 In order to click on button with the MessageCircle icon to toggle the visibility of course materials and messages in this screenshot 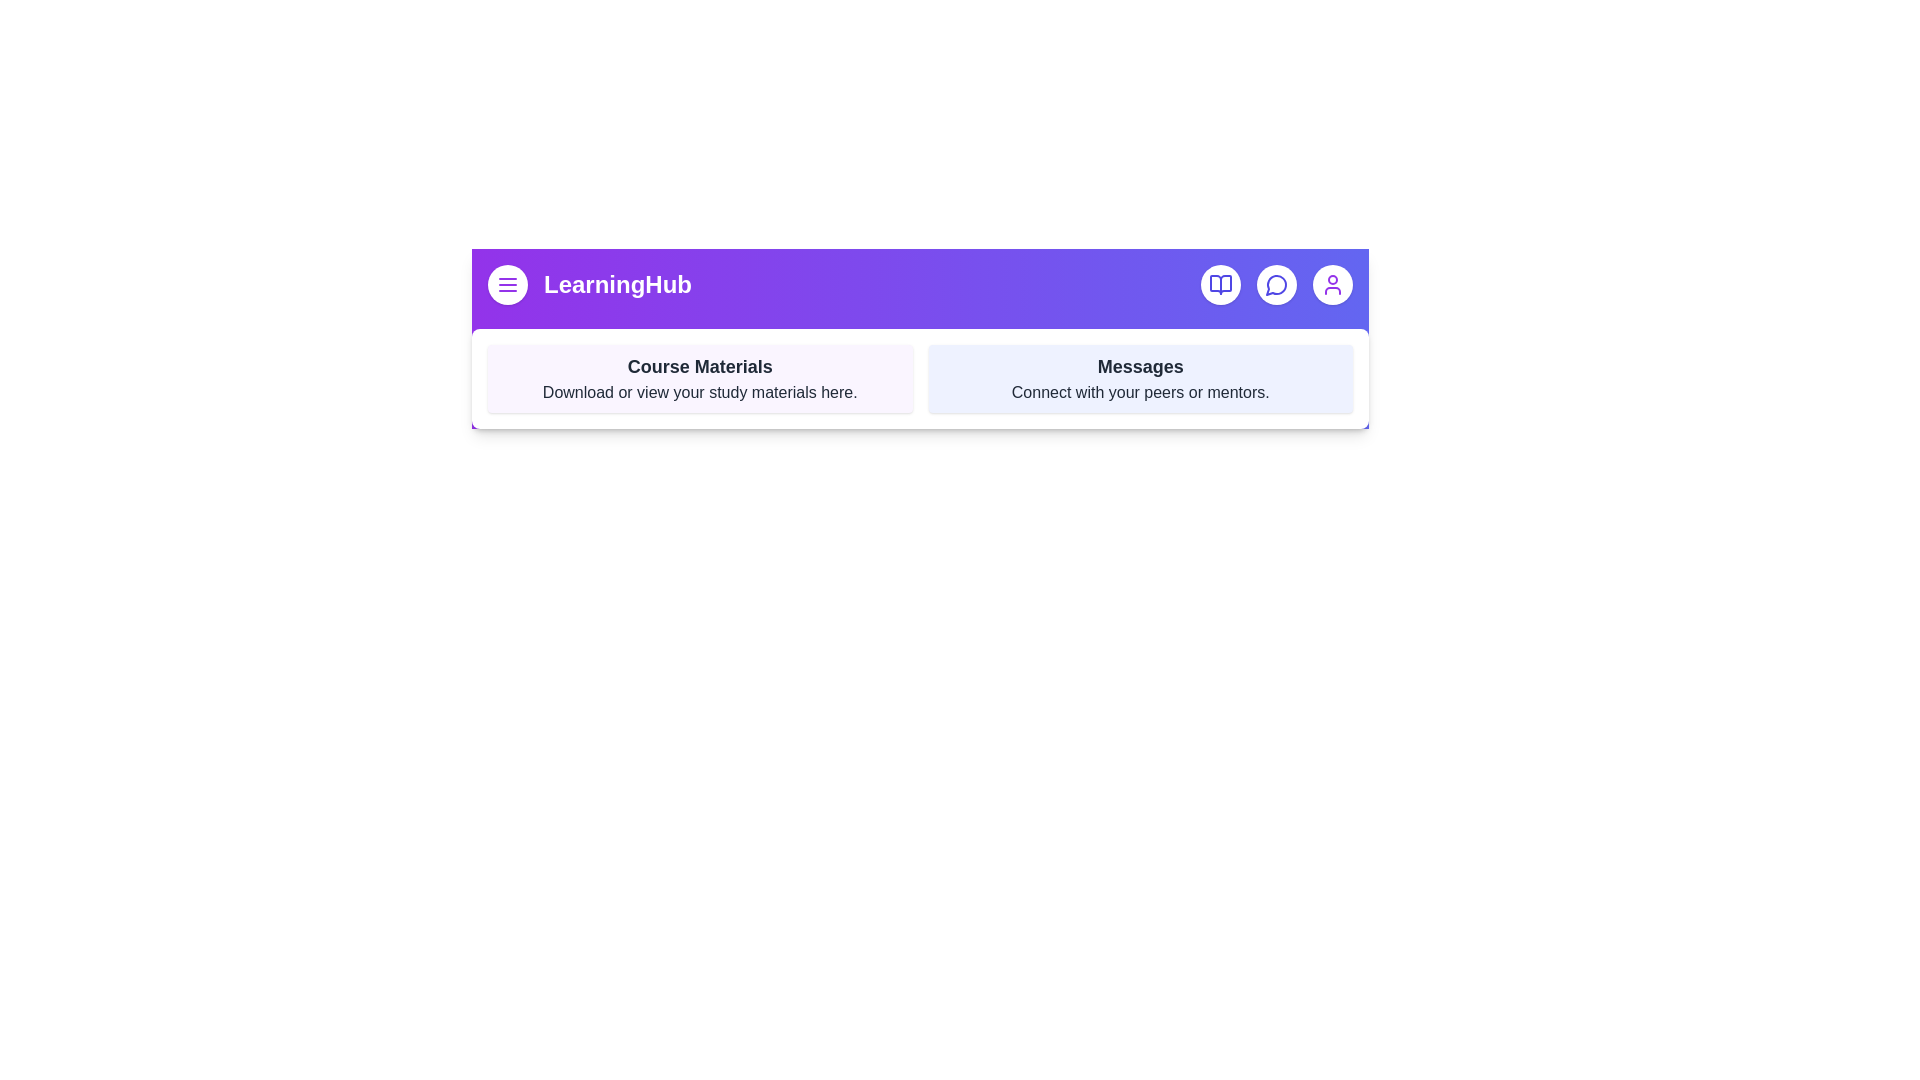, I will do `click(1275, 285)`.